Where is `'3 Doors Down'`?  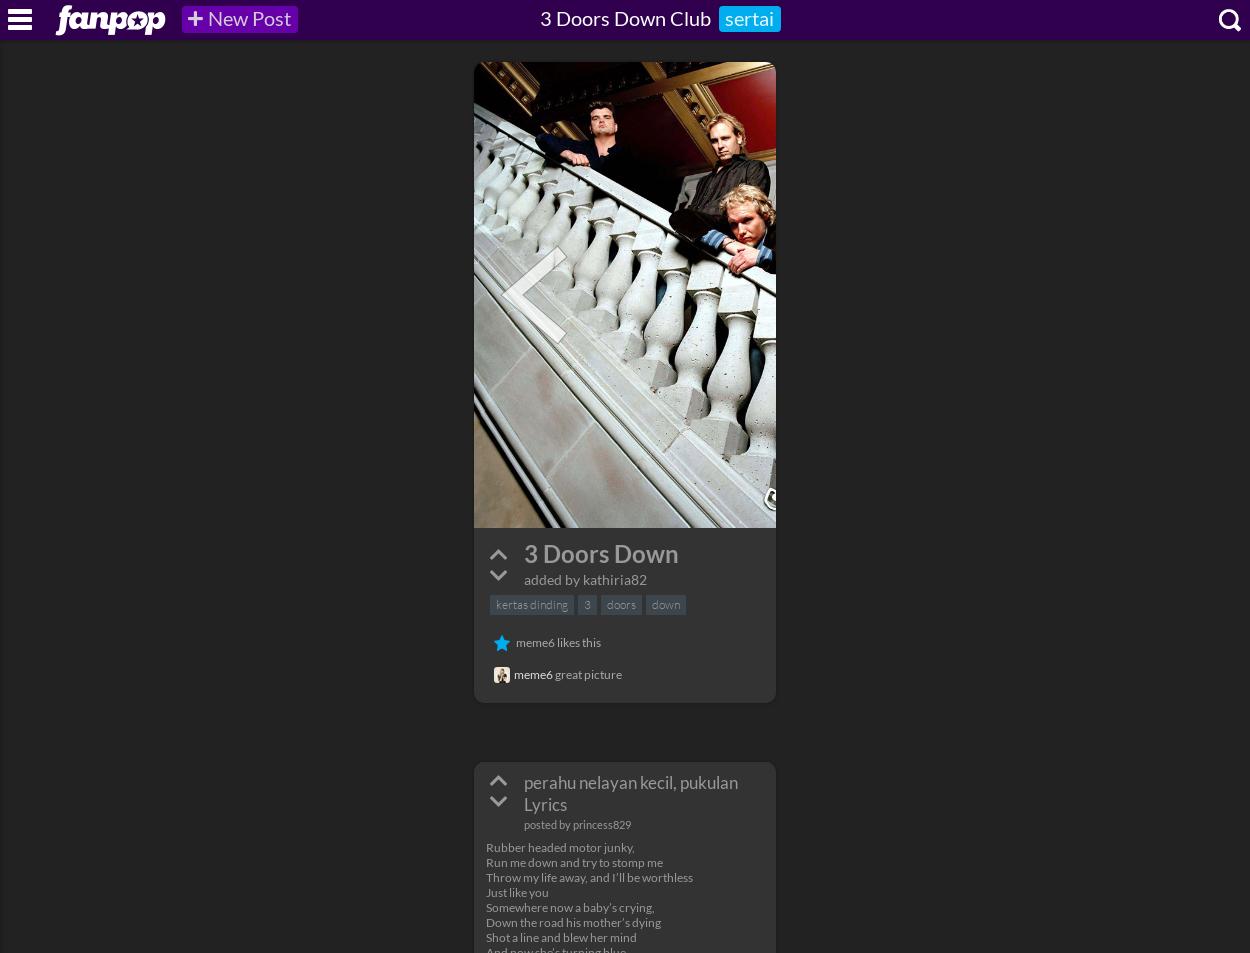
'3 Doors Down' is located at coordinates (524, 553).